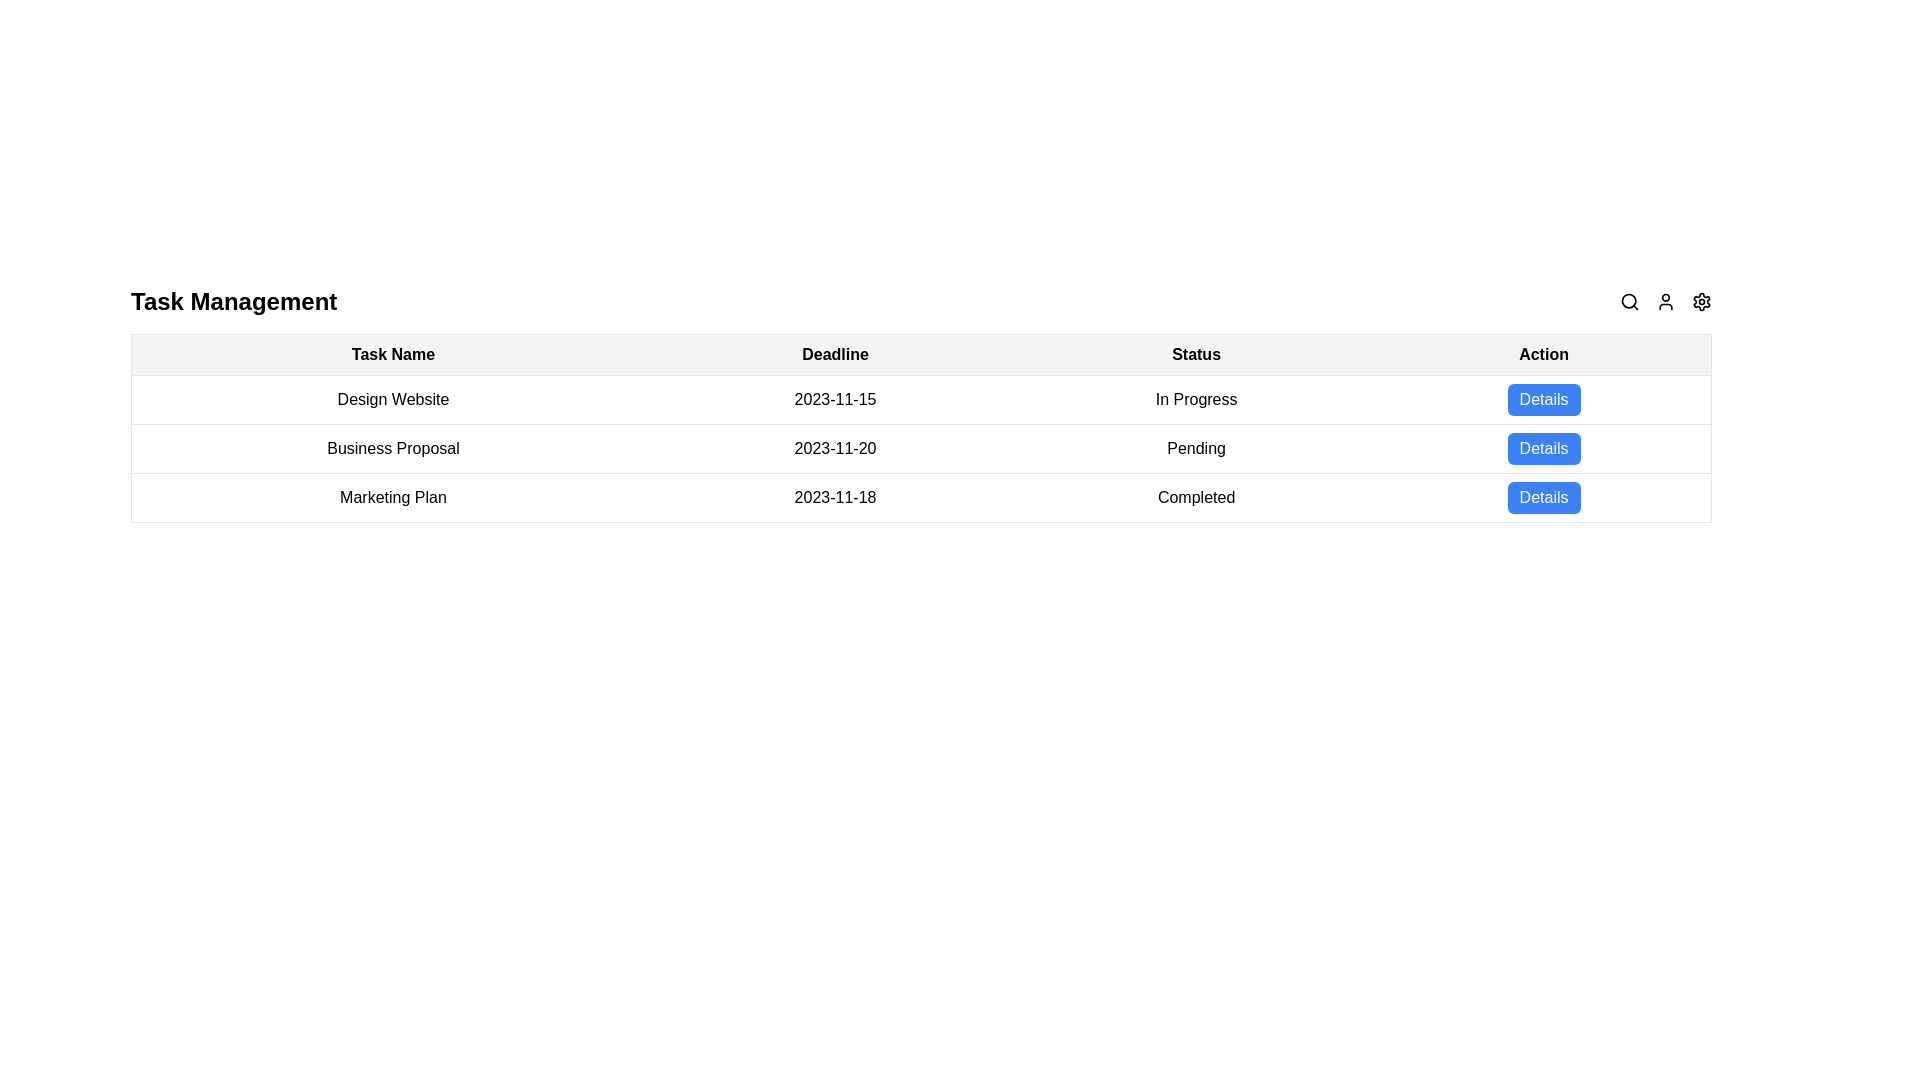 The height and width of the screenshot is (1080, 1920). Describe the element at coordinates (920, 496) in the screenshot. I see `task details from the third row of the table, which includes the Task Name 'Marketing Plan', Deadline '2023-11-18', Status 'Completed', and the button labeled 'Details'` at that location.